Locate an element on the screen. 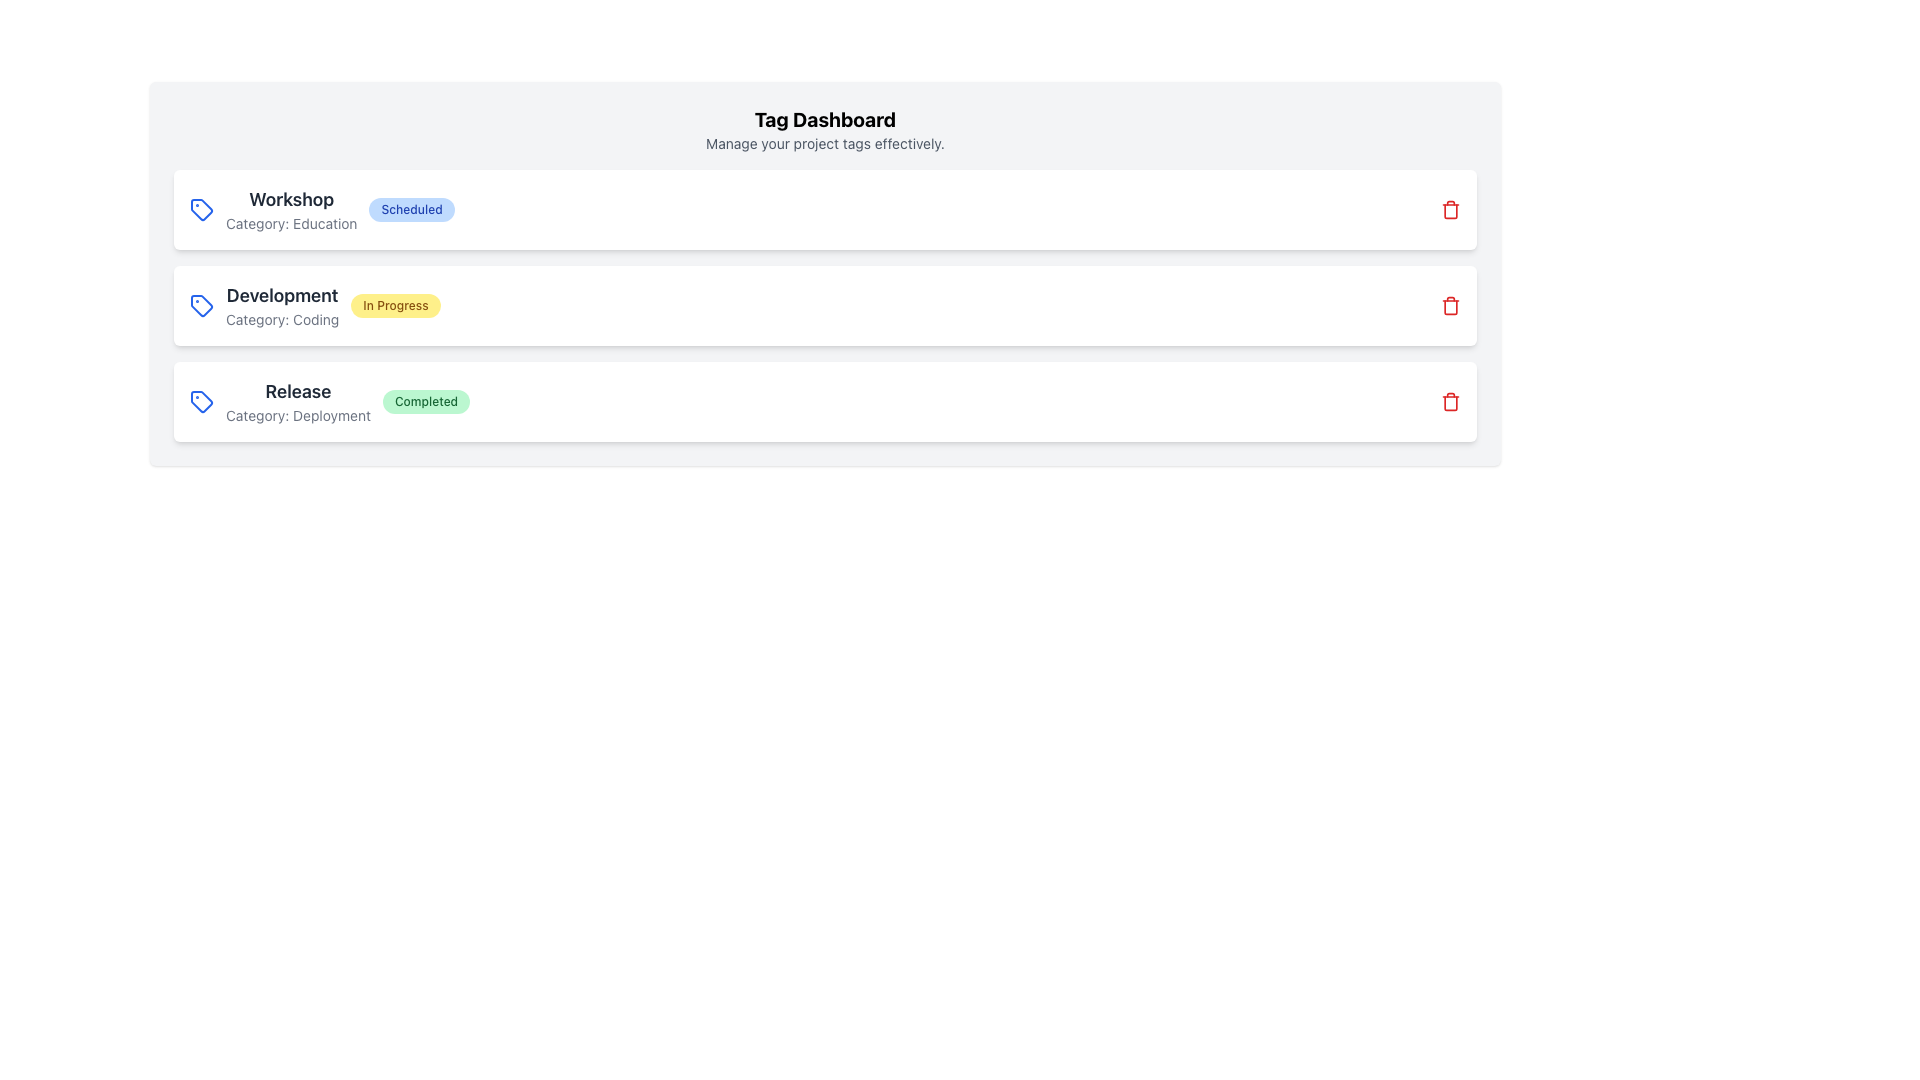 This screenshot has width=1920, height=1080. properties of the Text Display element titled 'Development' located in the second row of the 'Tag Dashboard' list using developer tools is located at coordinates (281, 305).